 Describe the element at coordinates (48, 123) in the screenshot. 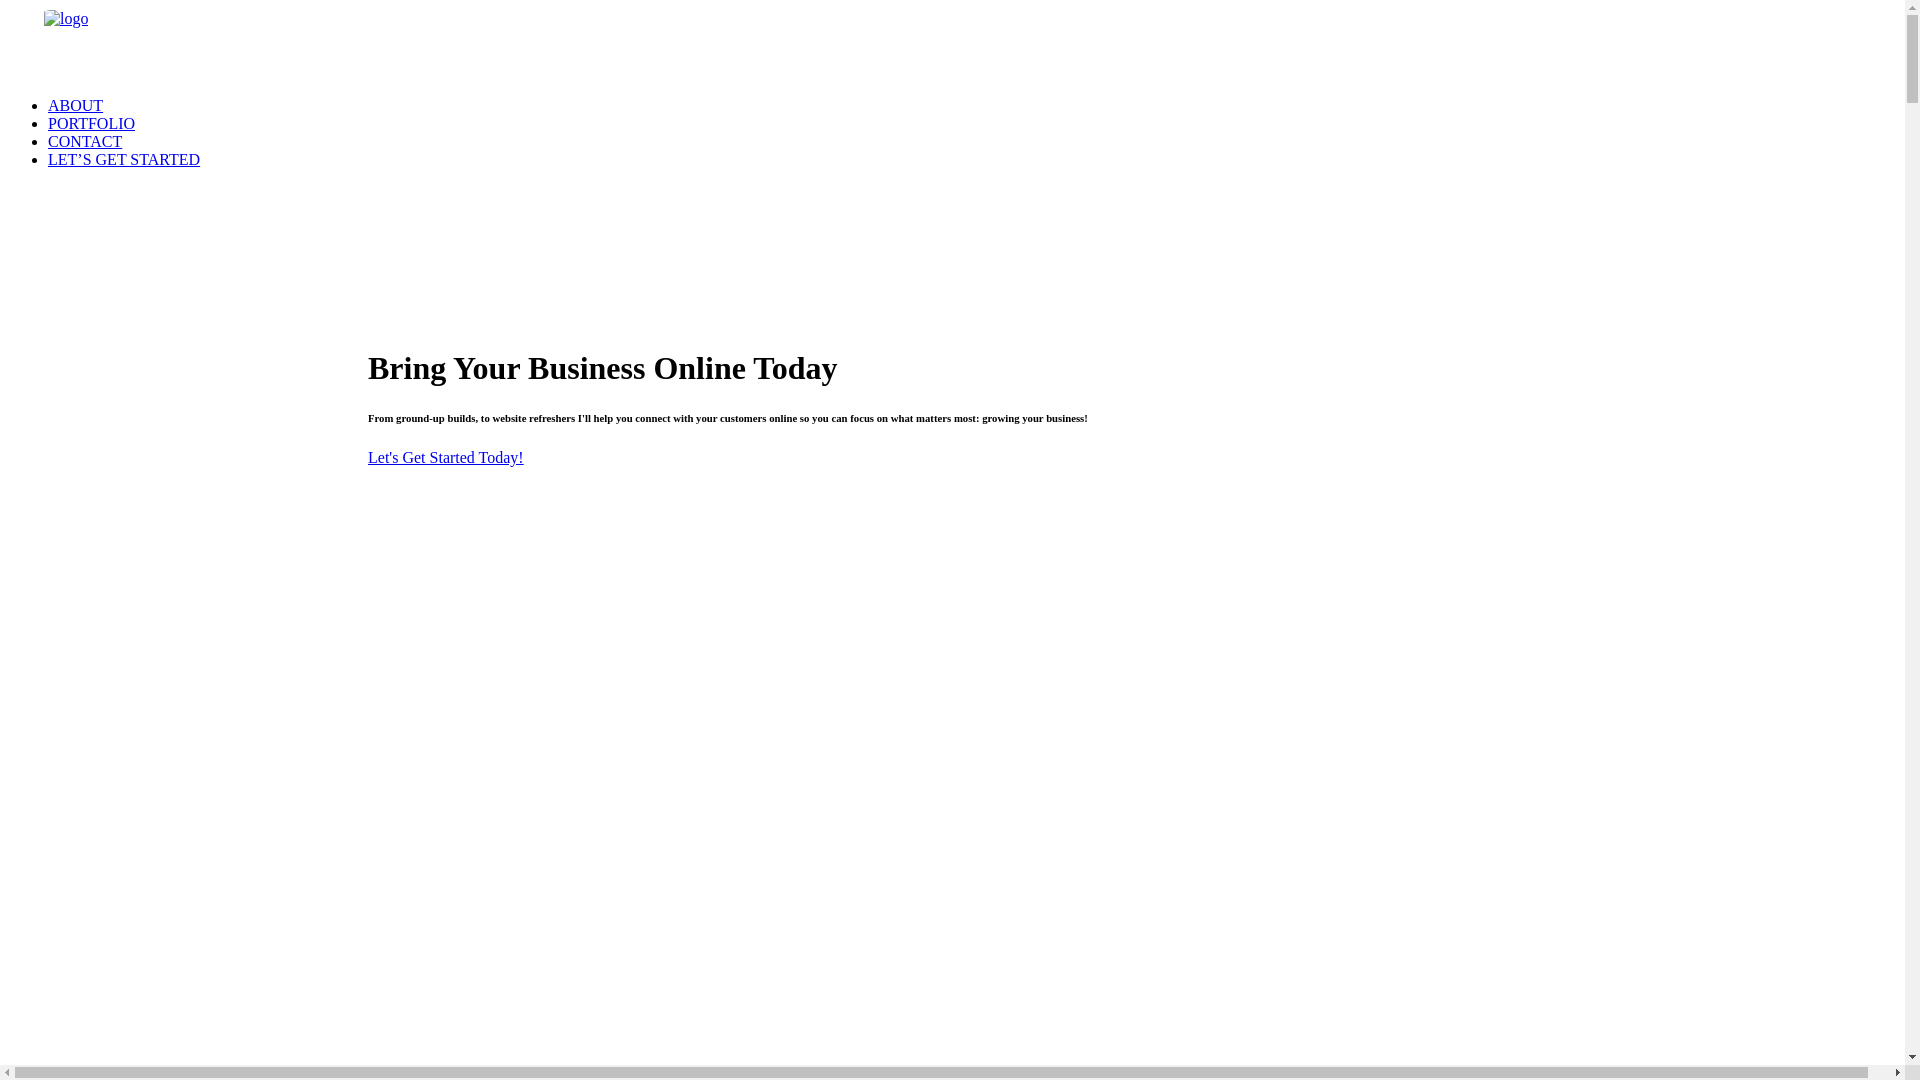

I see `'PORTFOLIO'` at that location.